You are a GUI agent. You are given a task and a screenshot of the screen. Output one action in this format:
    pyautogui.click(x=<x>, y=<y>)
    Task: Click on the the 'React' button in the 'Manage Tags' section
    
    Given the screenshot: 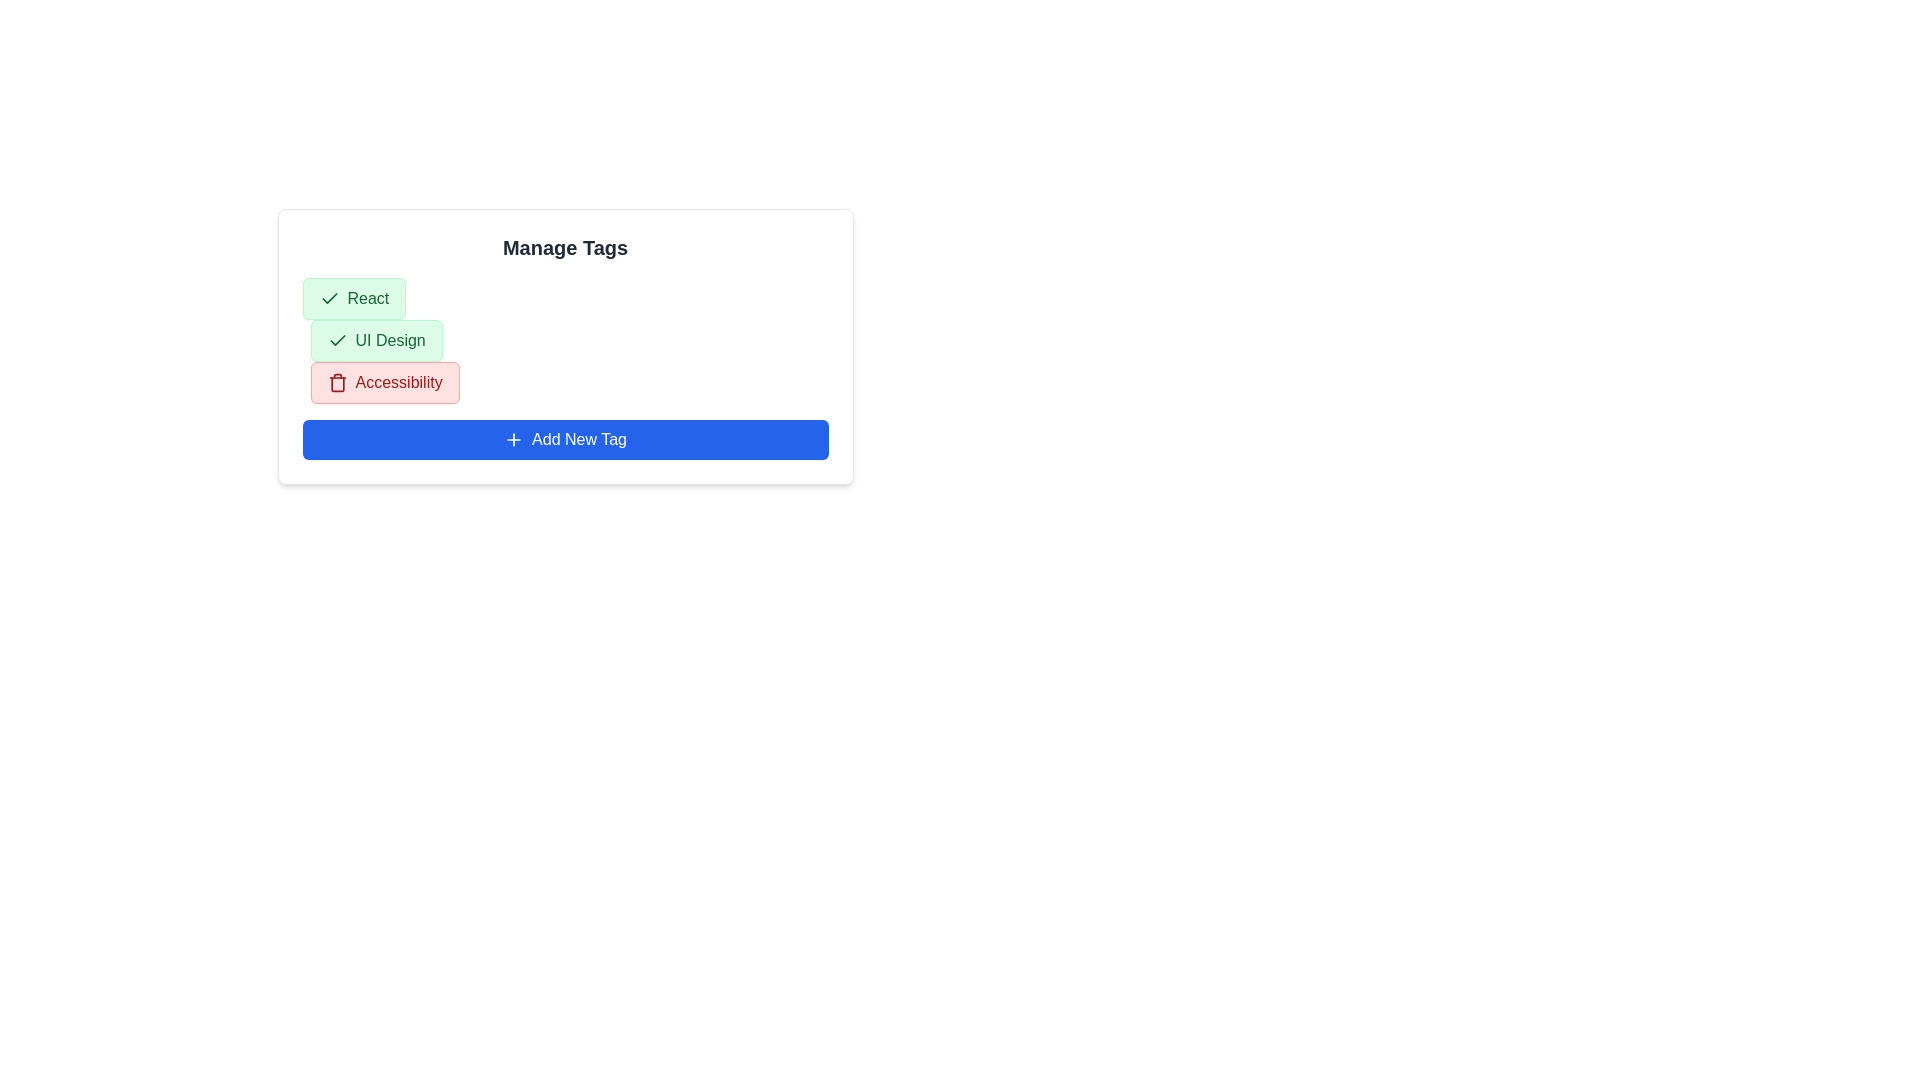 What is the action you would take?
    pyautogui.click(x=354, y=299)
    